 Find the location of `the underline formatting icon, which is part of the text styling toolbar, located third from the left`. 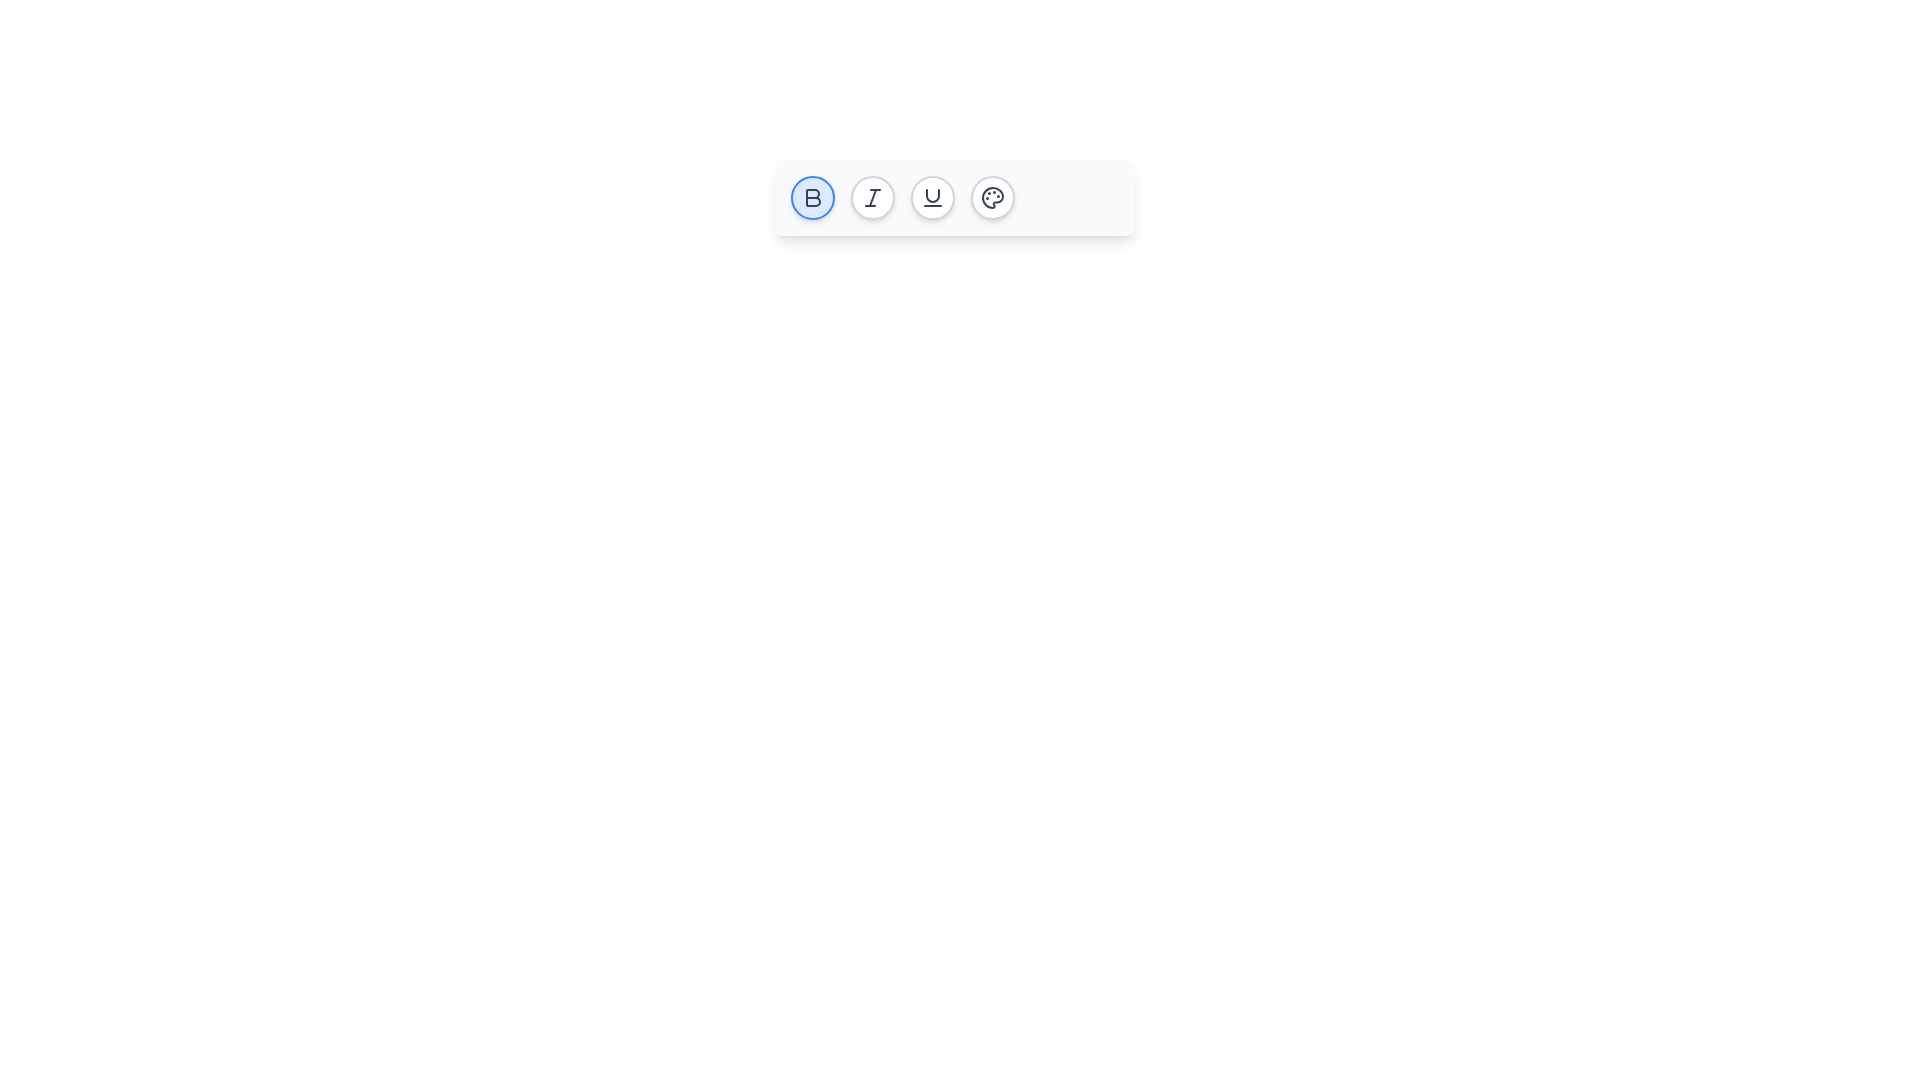

the underline formatting icon, which is part of the text styling toolbar, located third from the left is located at coordinates (931, 196).